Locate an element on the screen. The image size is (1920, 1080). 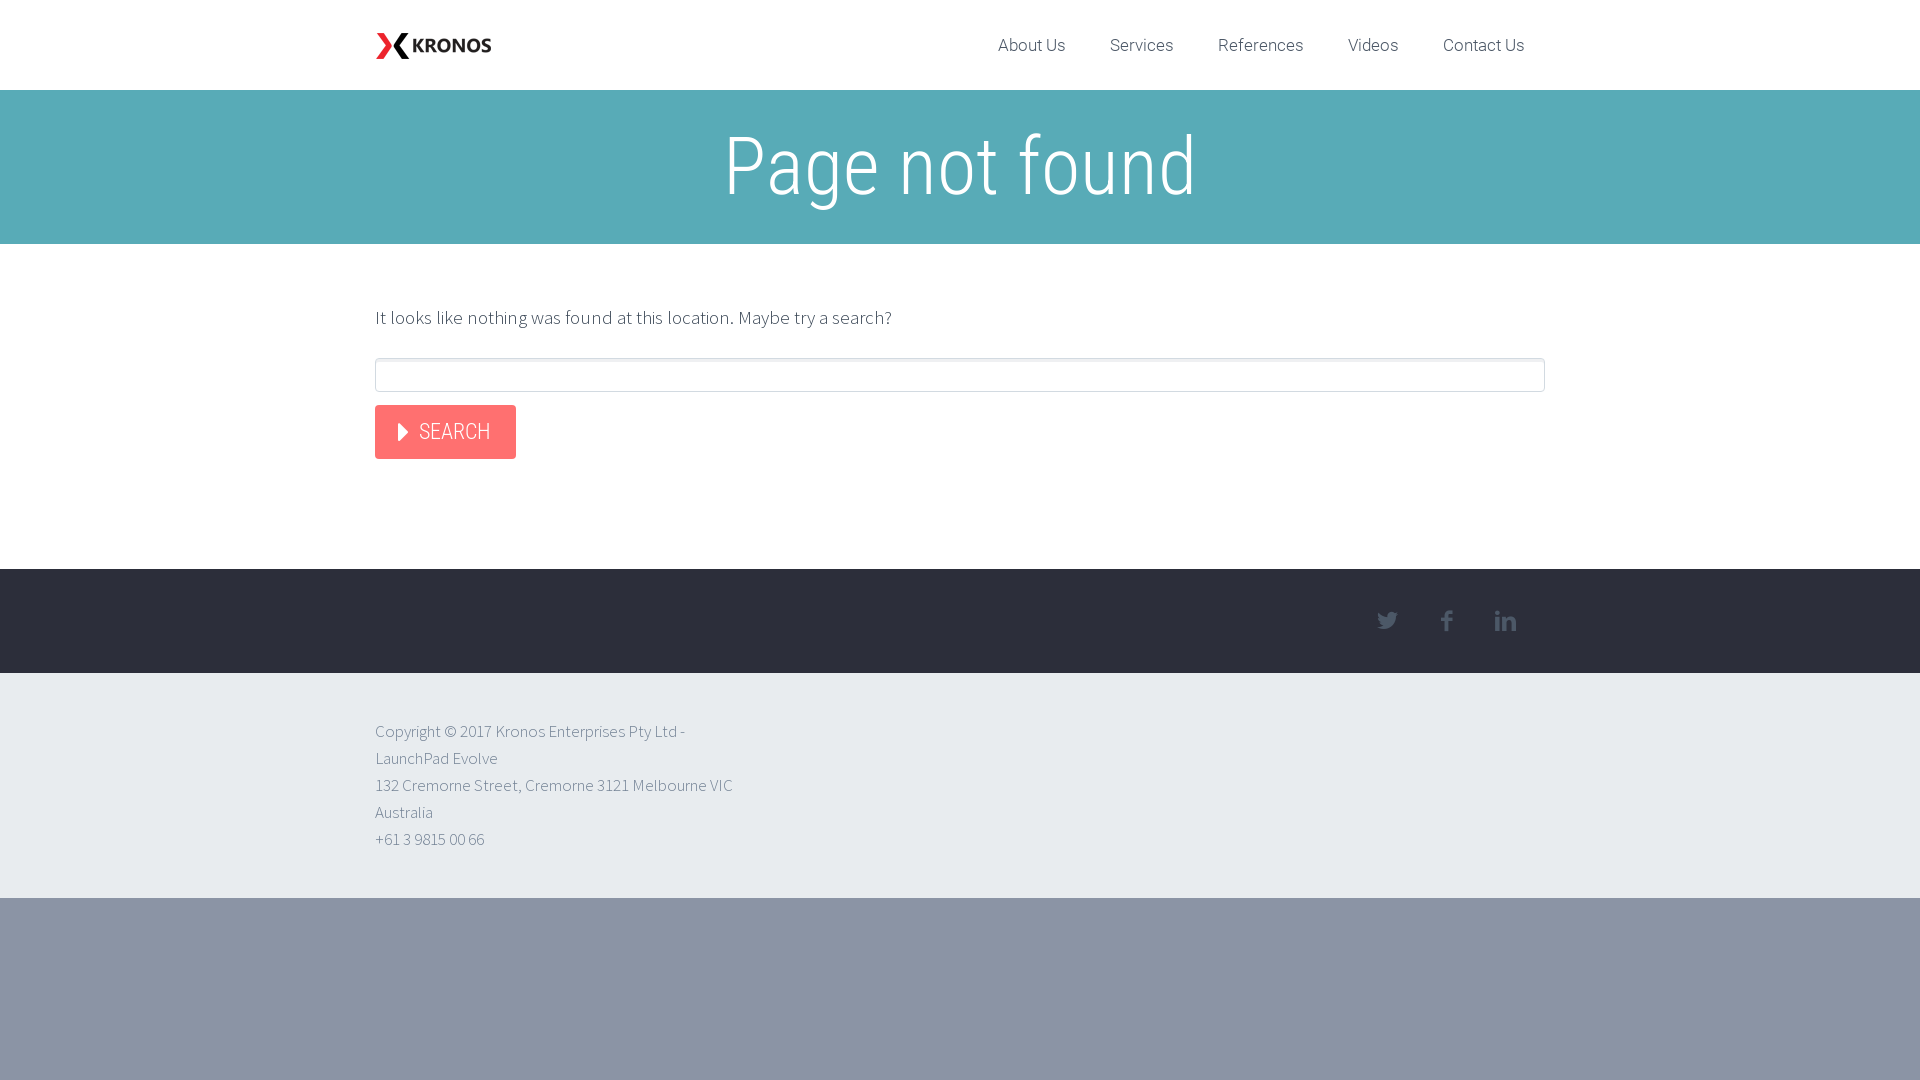
'linkedin' is located at coordinates (1505, 620).